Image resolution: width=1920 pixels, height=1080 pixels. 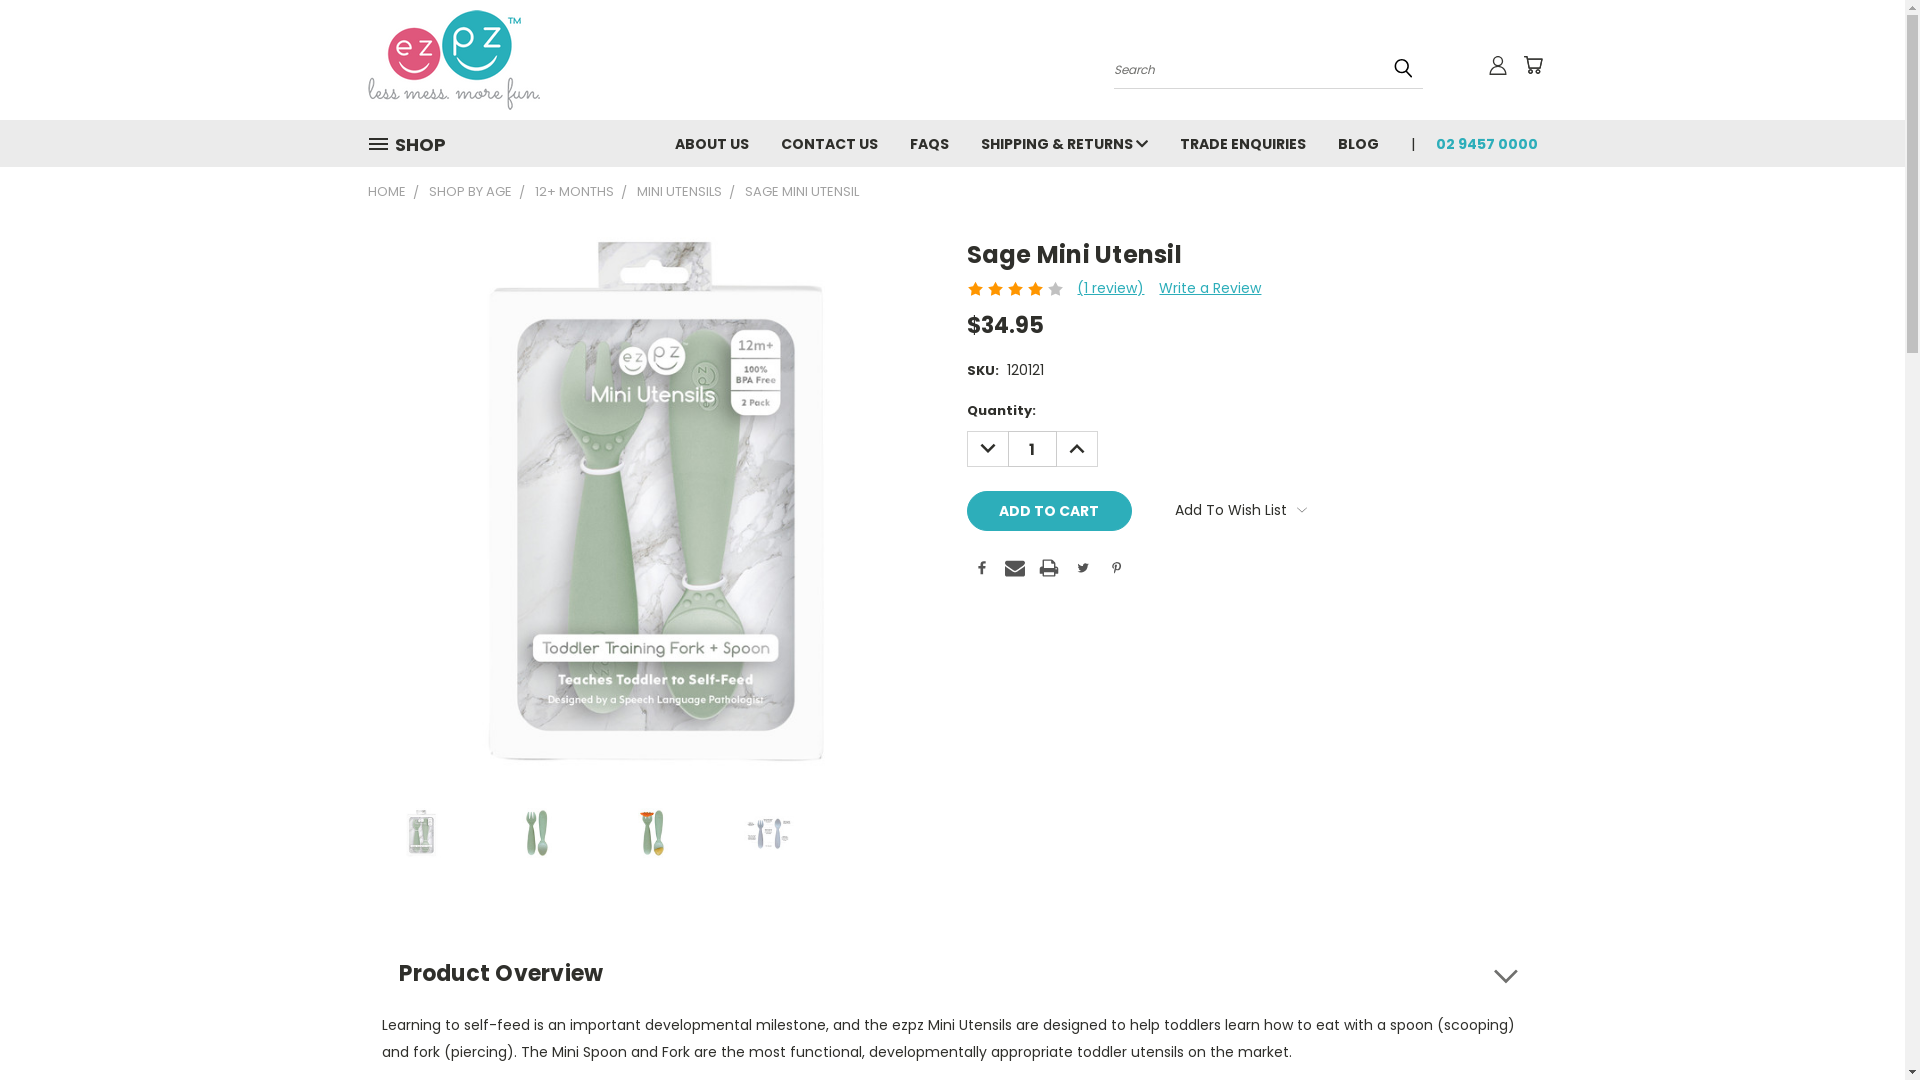 I want to click on 'Add To Wish List', so click(x=1240, y=508).